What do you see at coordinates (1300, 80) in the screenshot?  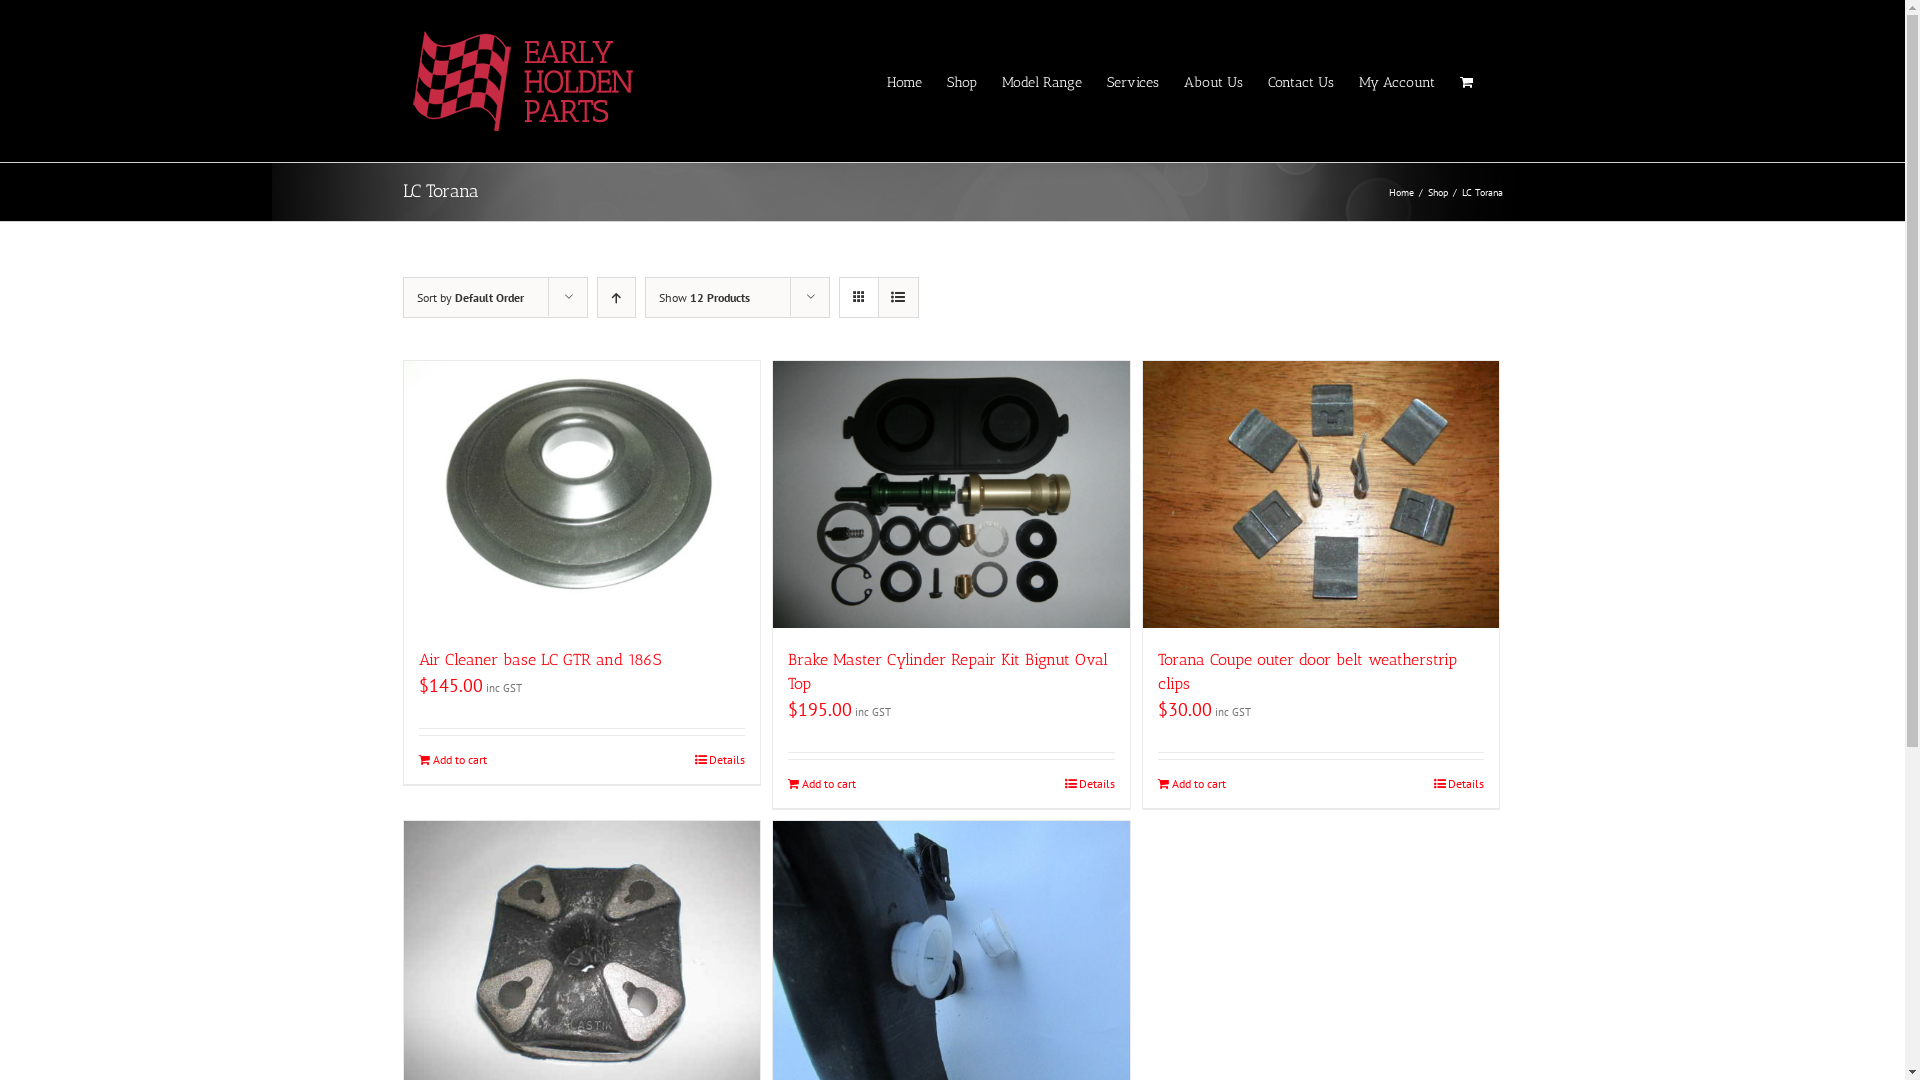 I see `'Contact Us'` at bounding box center [1300, 80].